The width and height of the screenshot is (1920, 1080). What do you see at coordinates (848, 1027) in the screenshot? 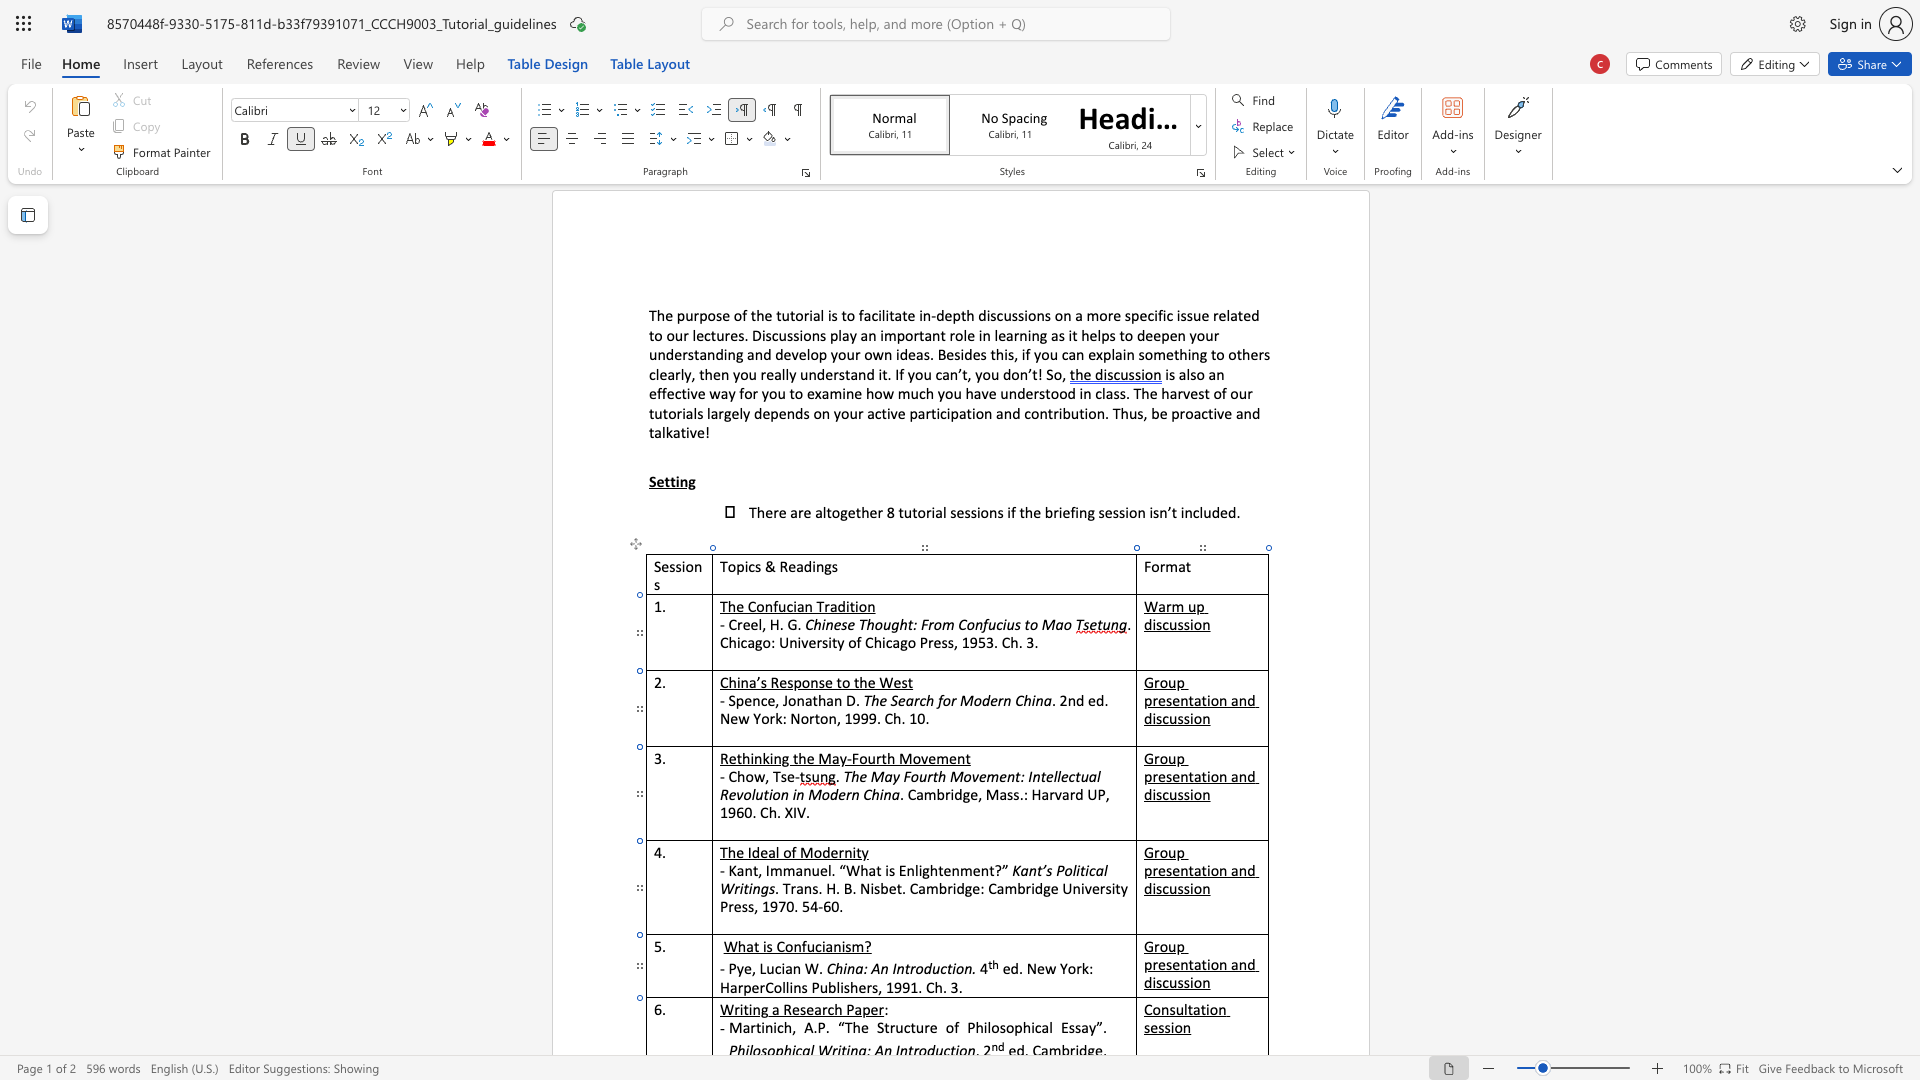
I see `the 1th character "T" in the text` at bounding box center [848, 1027].